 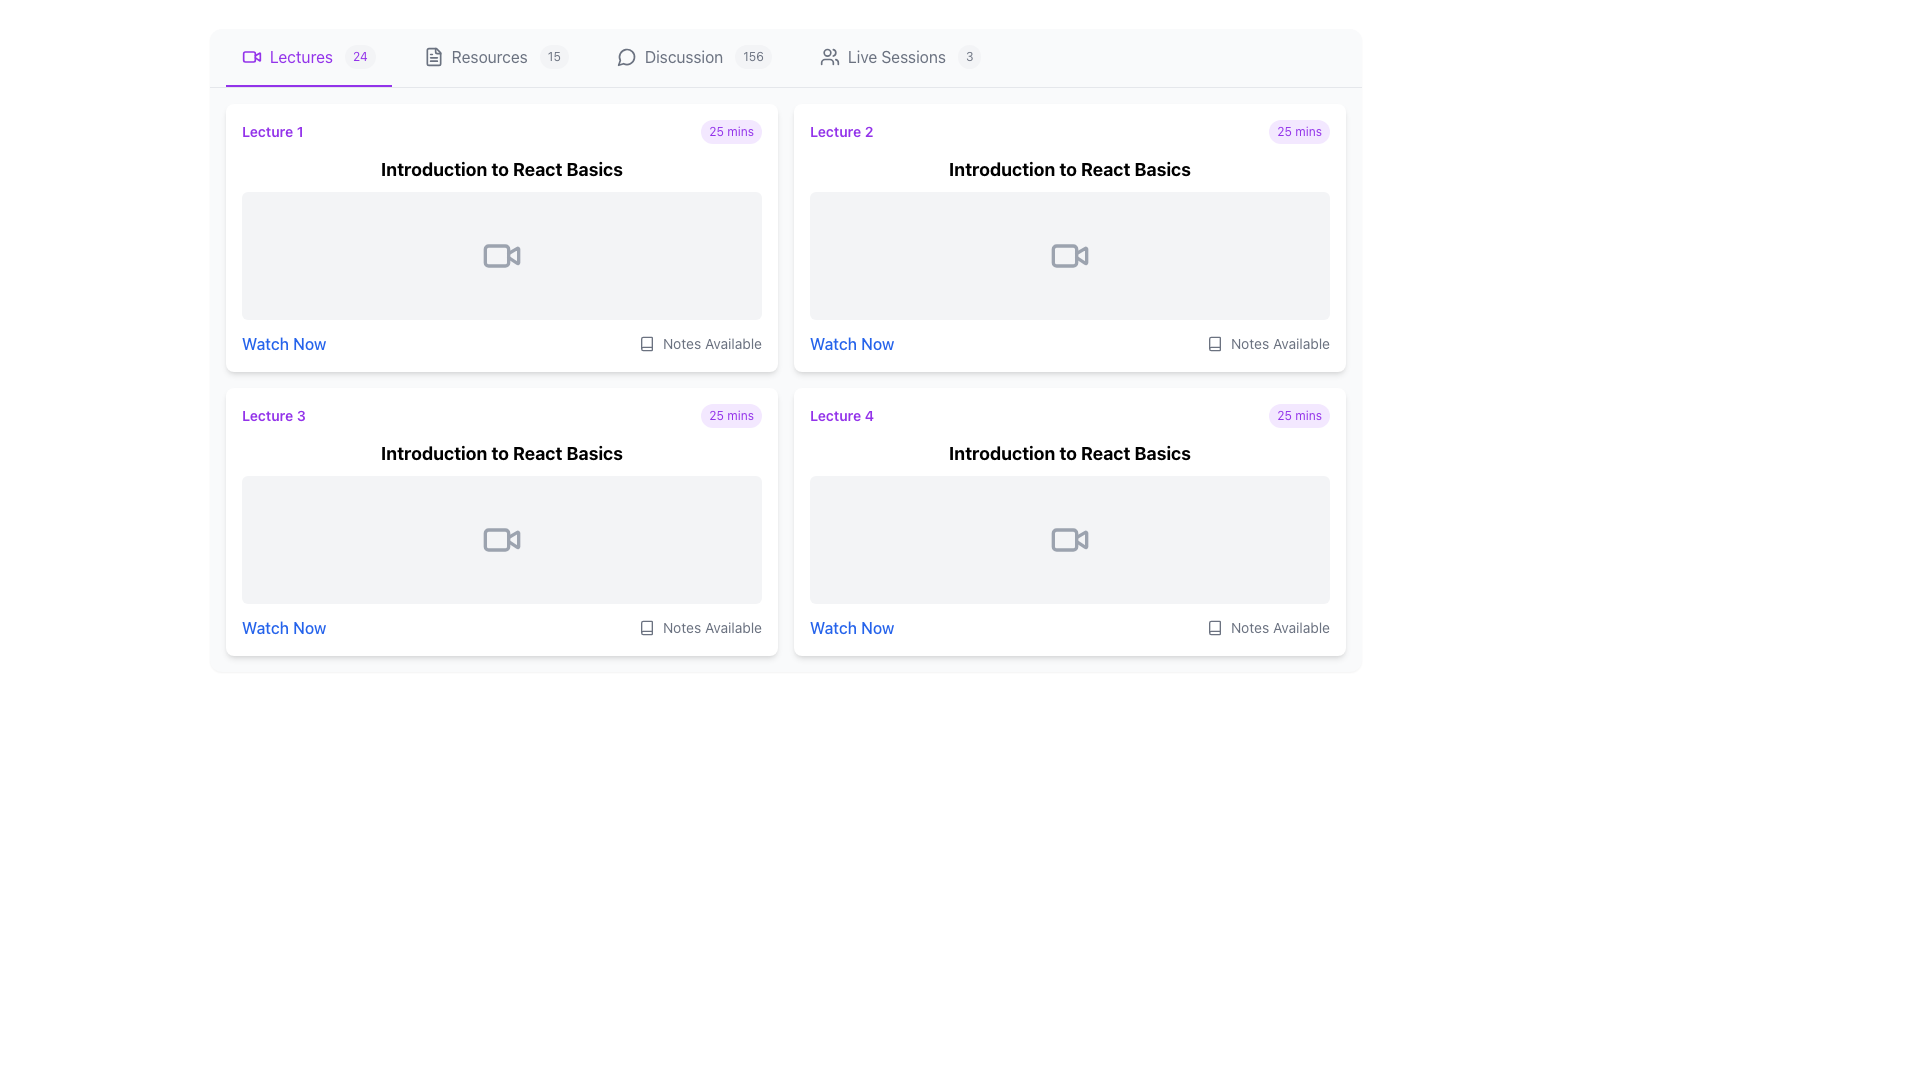 What do you see at coordinates (1280, 627) in the screenshot?
I see `the text label that says 'Notes Available', located at the bottom-right corner of the fourth lecture card, adjacent to the checkbox element` at bounding box center [1280, 627].